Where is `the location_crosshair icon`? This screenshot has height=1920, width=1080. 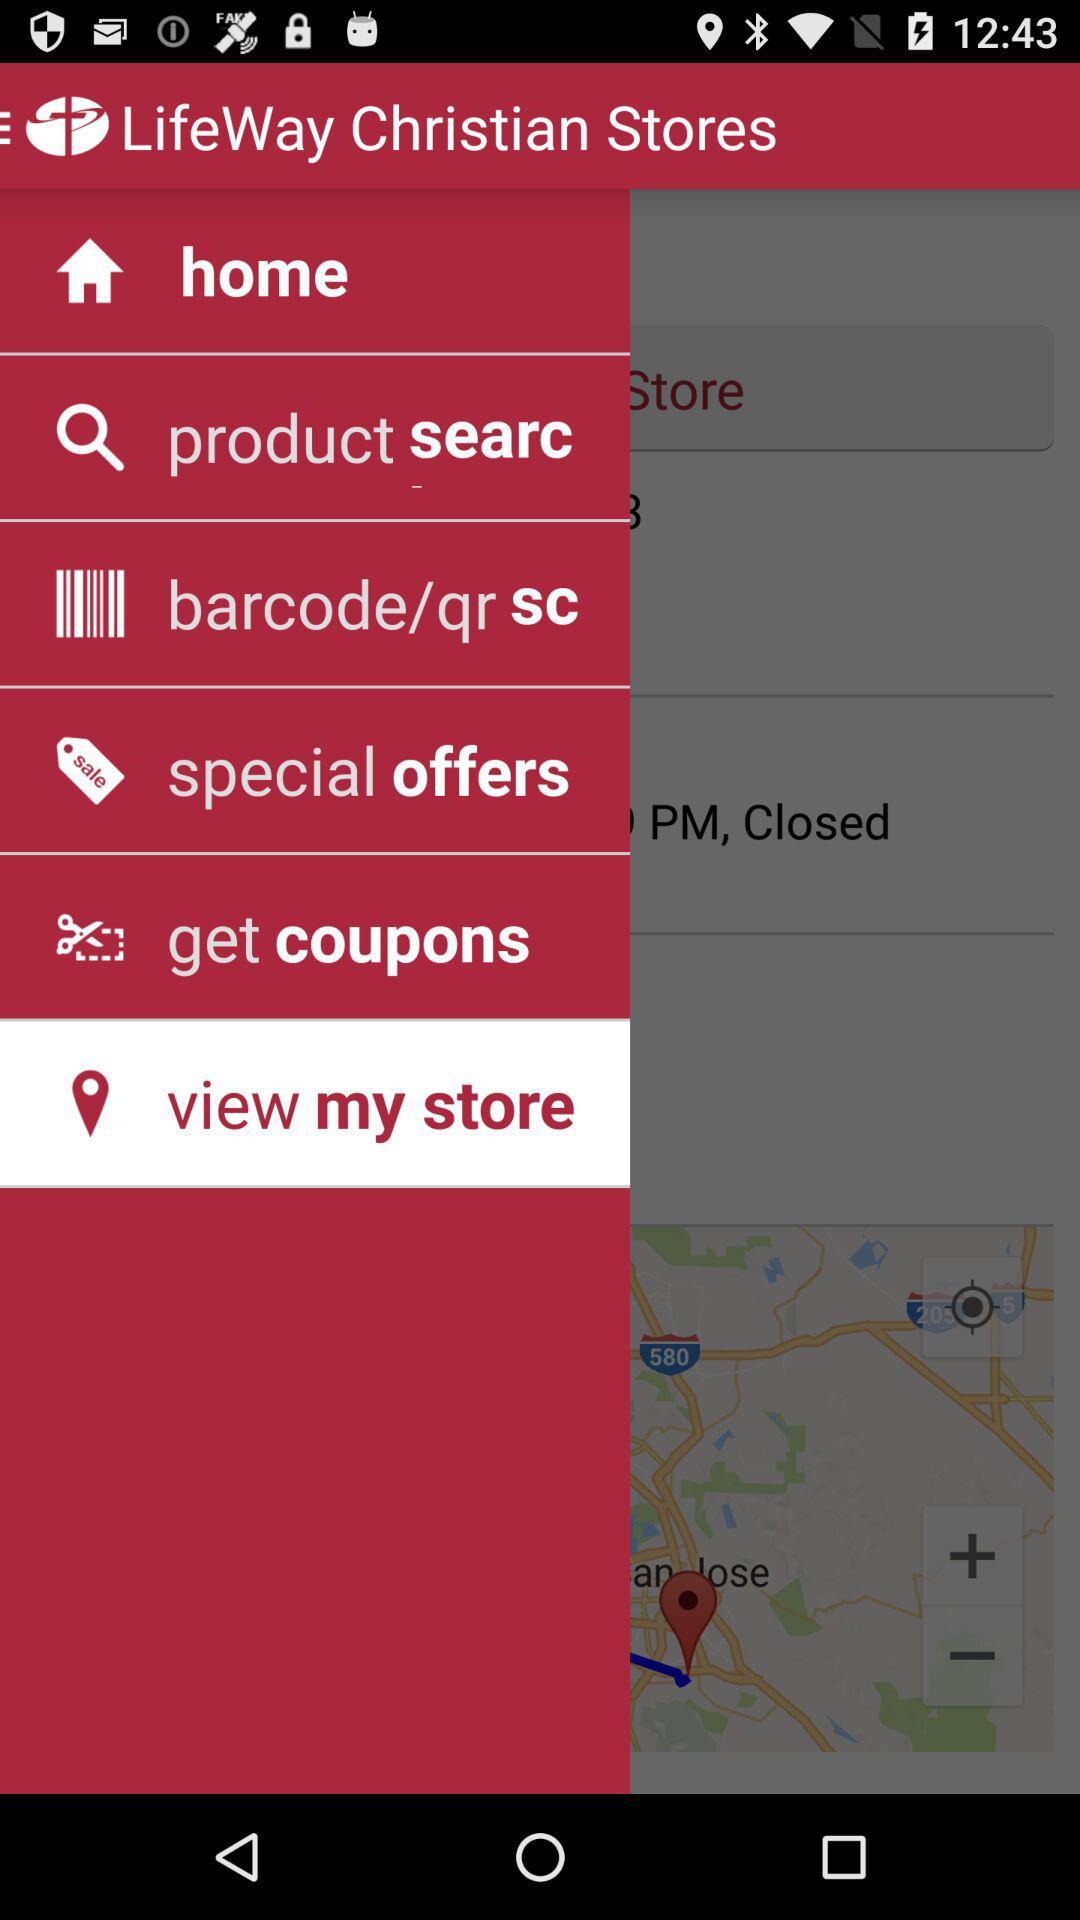
the location_crosshair icon is located at coordinates (971, 1399).